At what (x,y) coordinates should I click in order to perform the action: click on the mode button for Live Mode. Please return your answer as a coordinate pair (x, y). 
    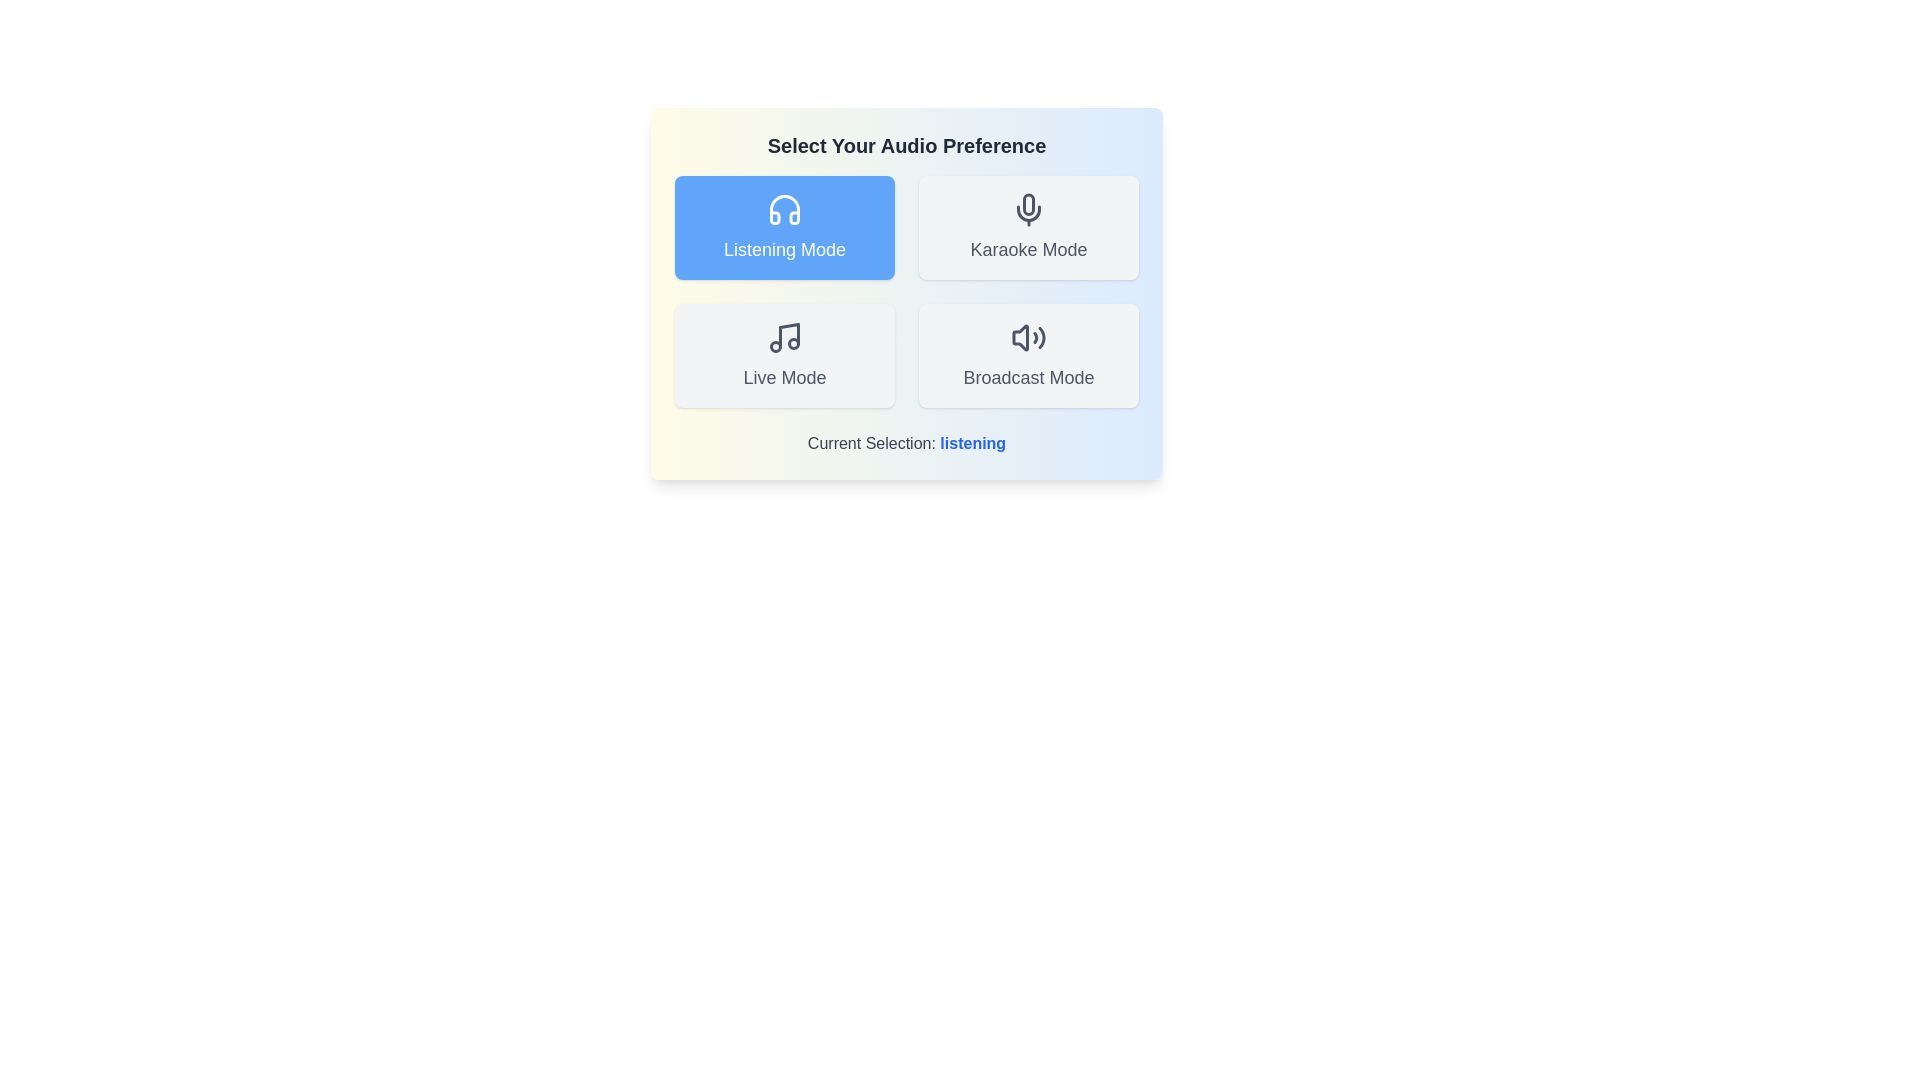
    Looking at the image, I should click on (784, 354).